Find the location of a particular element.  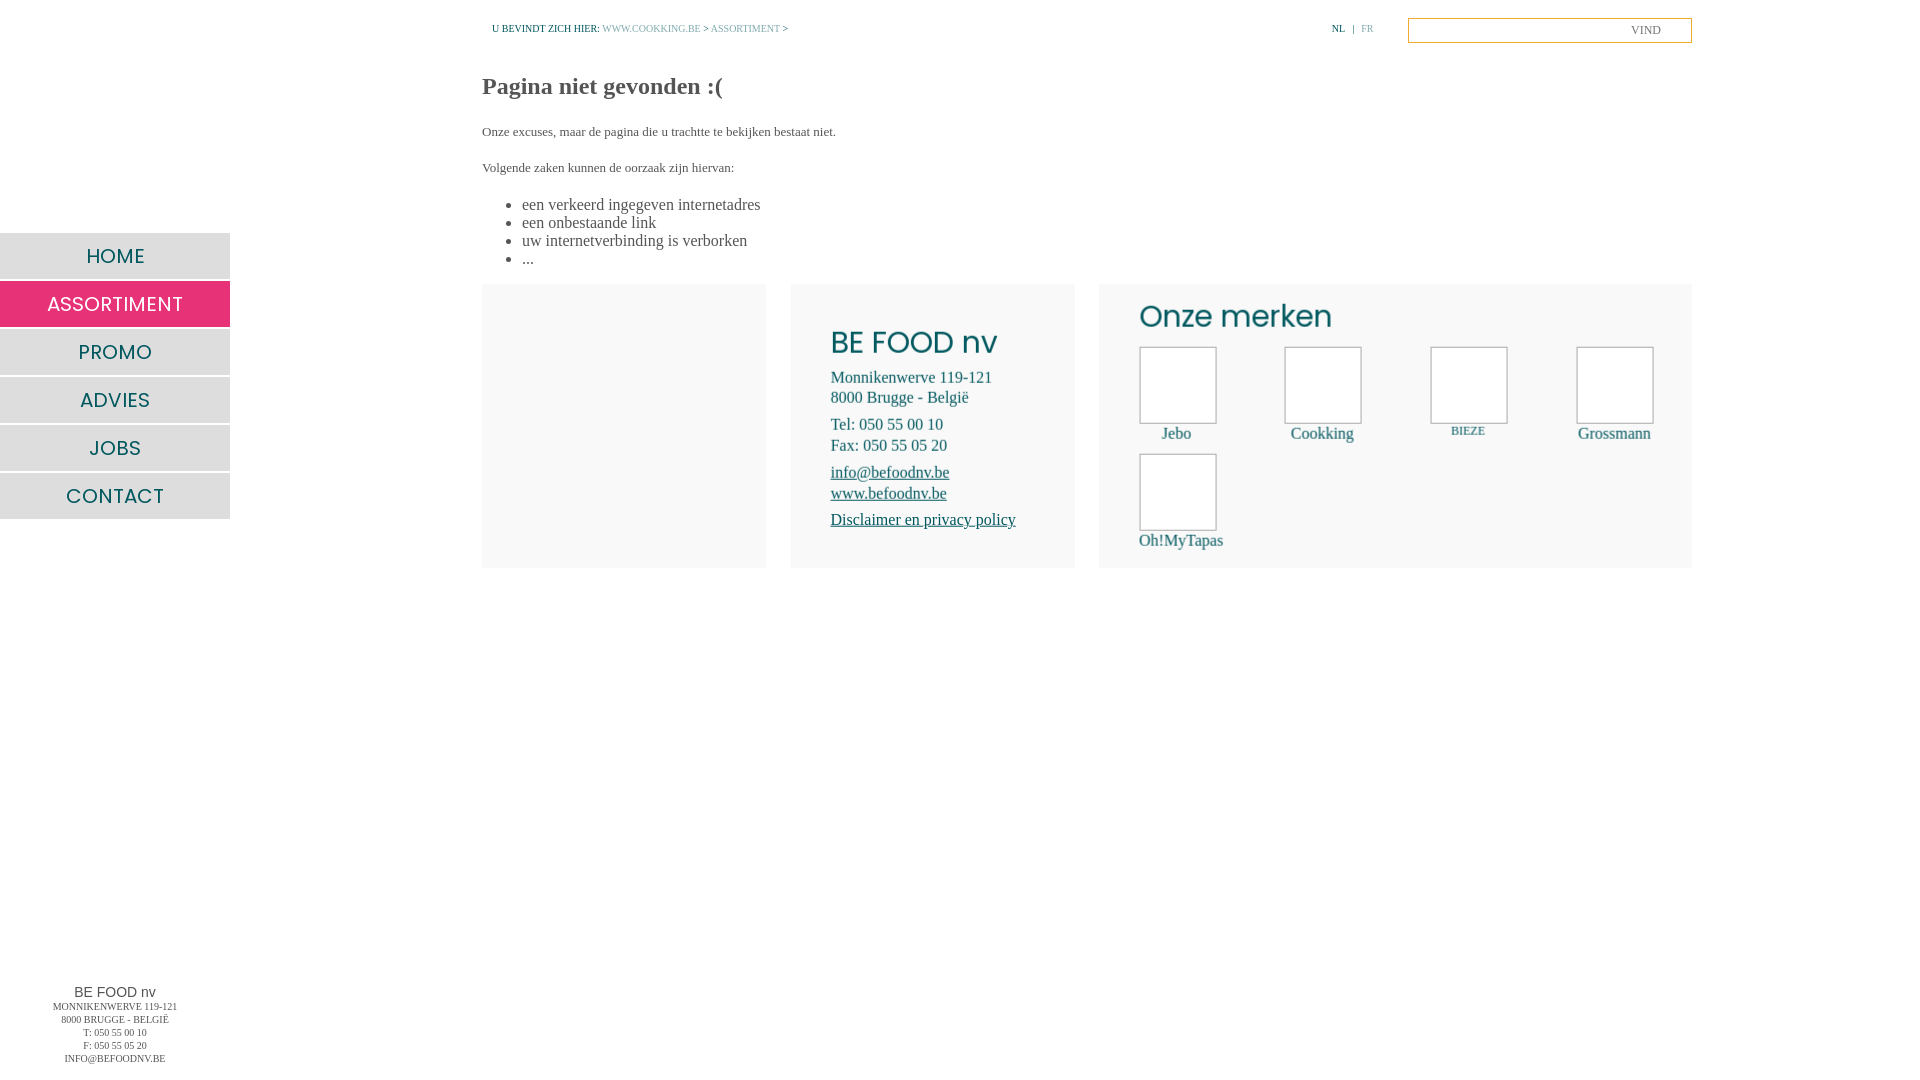

' ' is located at coordinates (114, 115).